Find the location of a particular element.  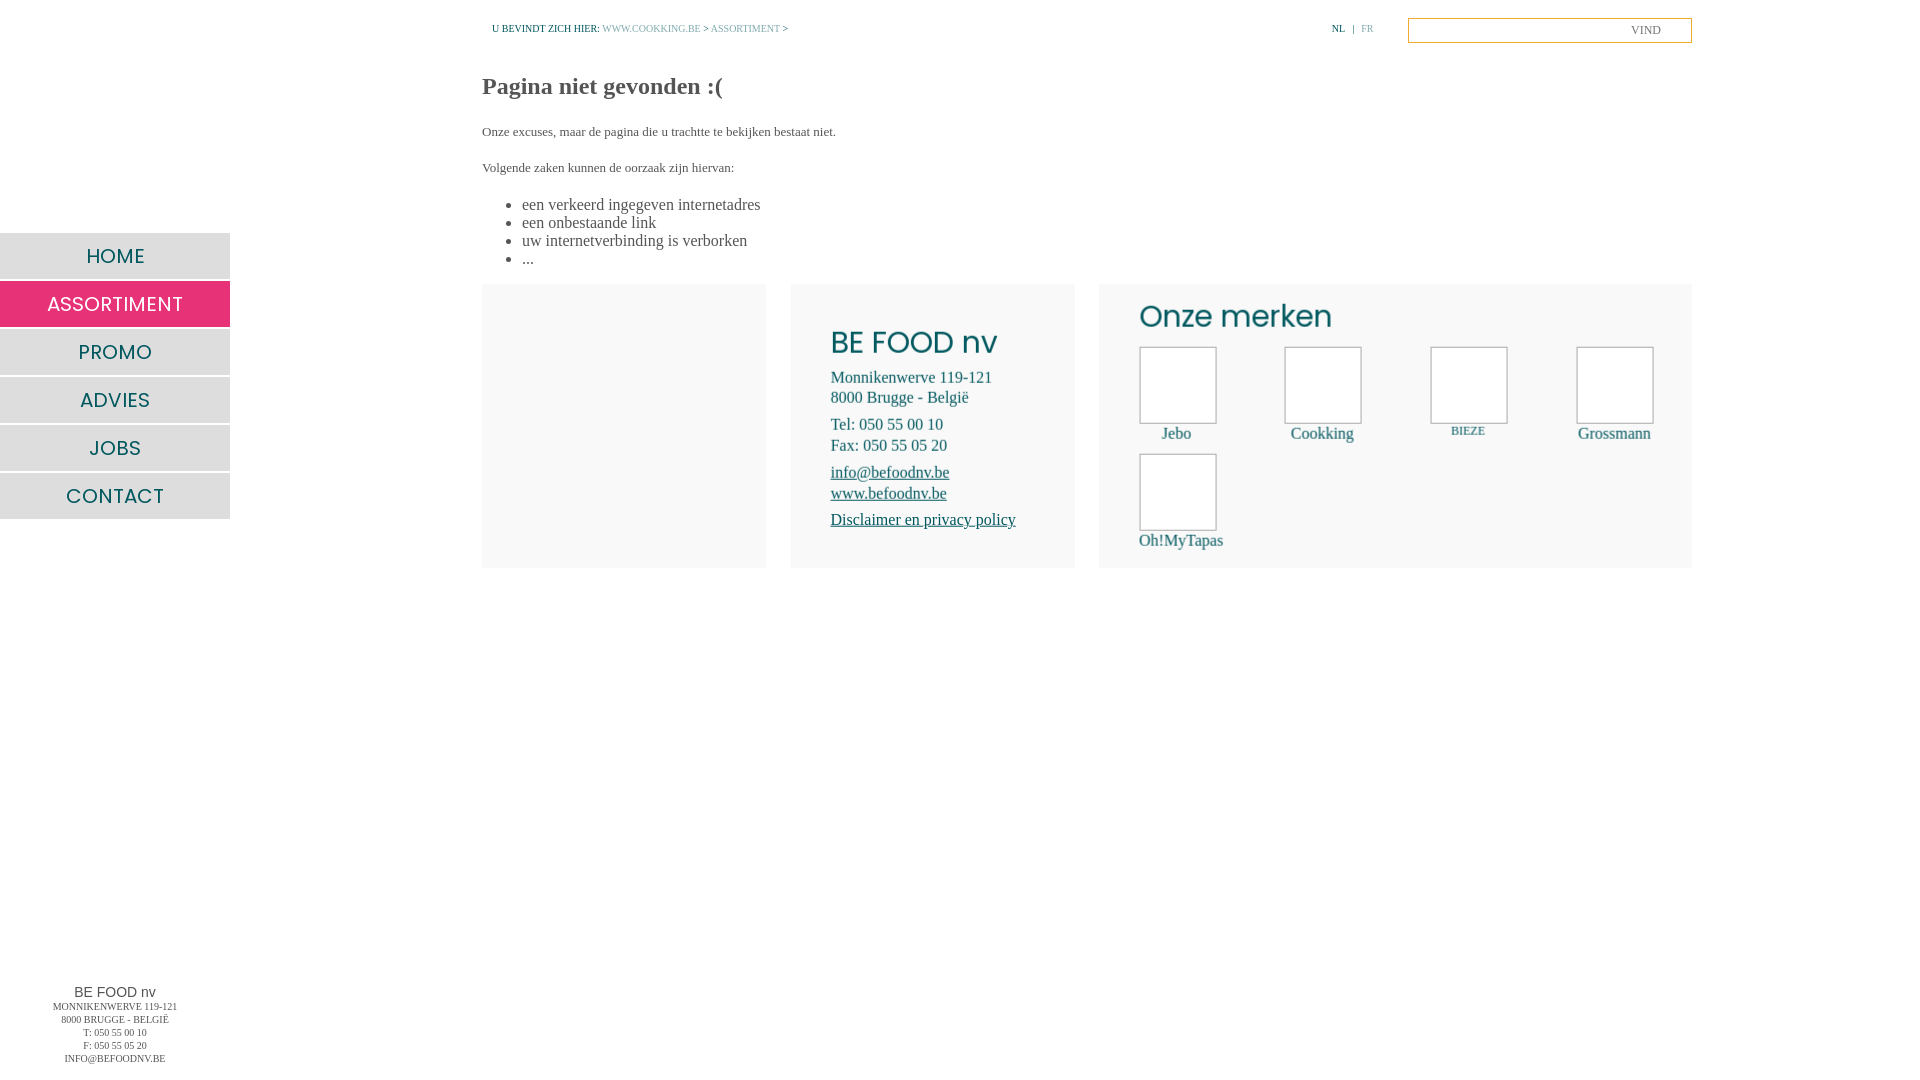

' ' is located at coordinates (114, 115).